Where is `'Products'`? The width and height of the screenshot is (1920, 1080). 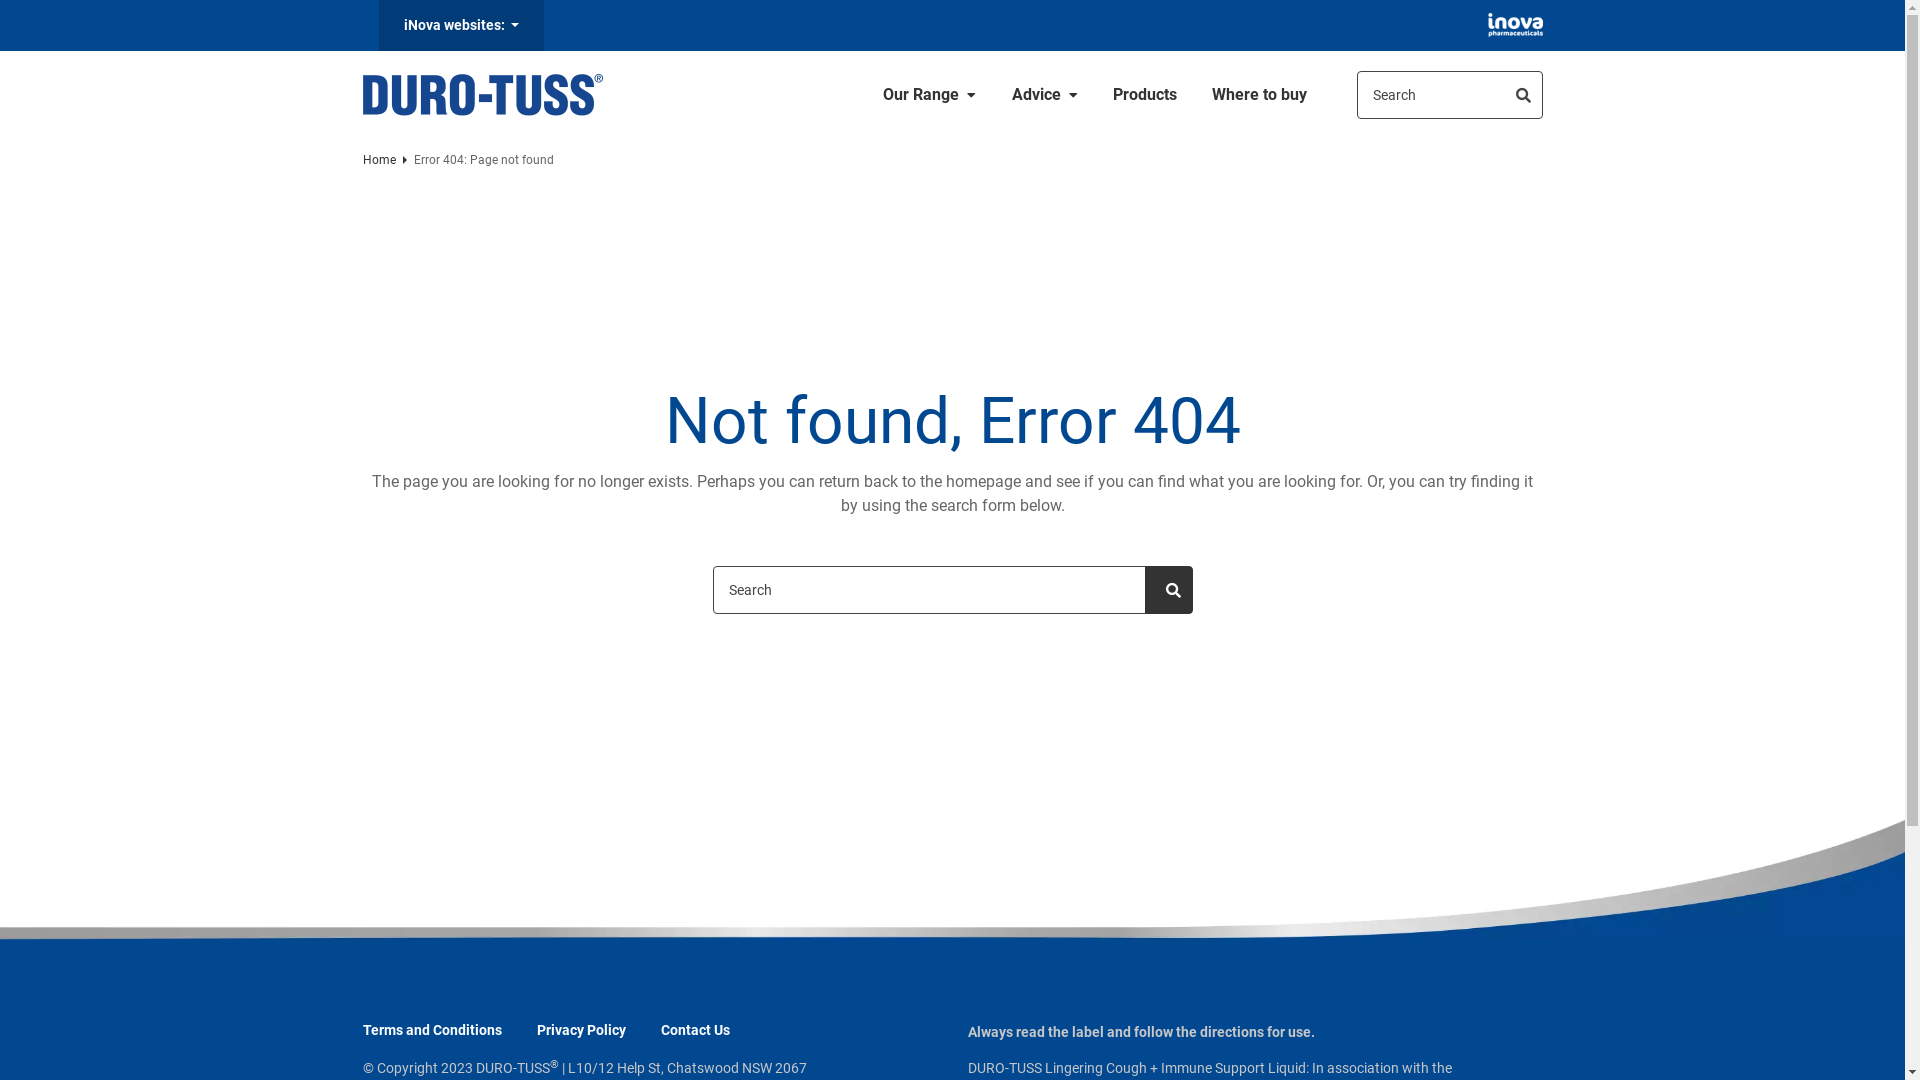
'Products' is located at coordinates (1145, 95).